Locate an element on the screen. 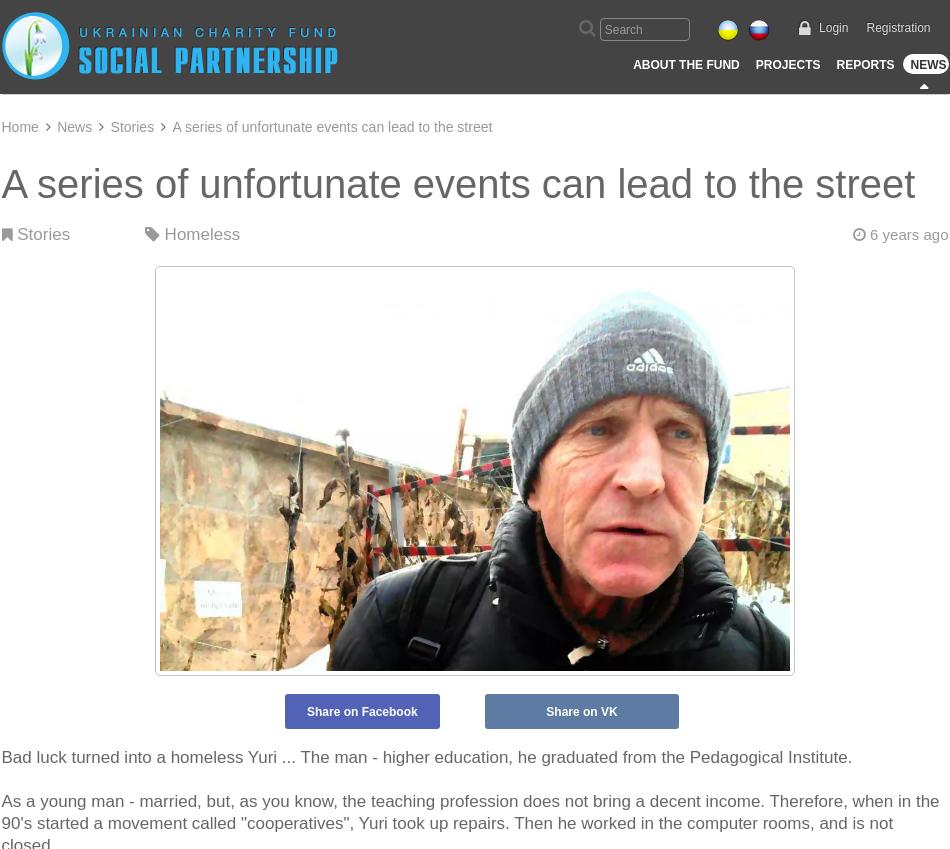  '6 years ago' is located at coordinates (905, 233).